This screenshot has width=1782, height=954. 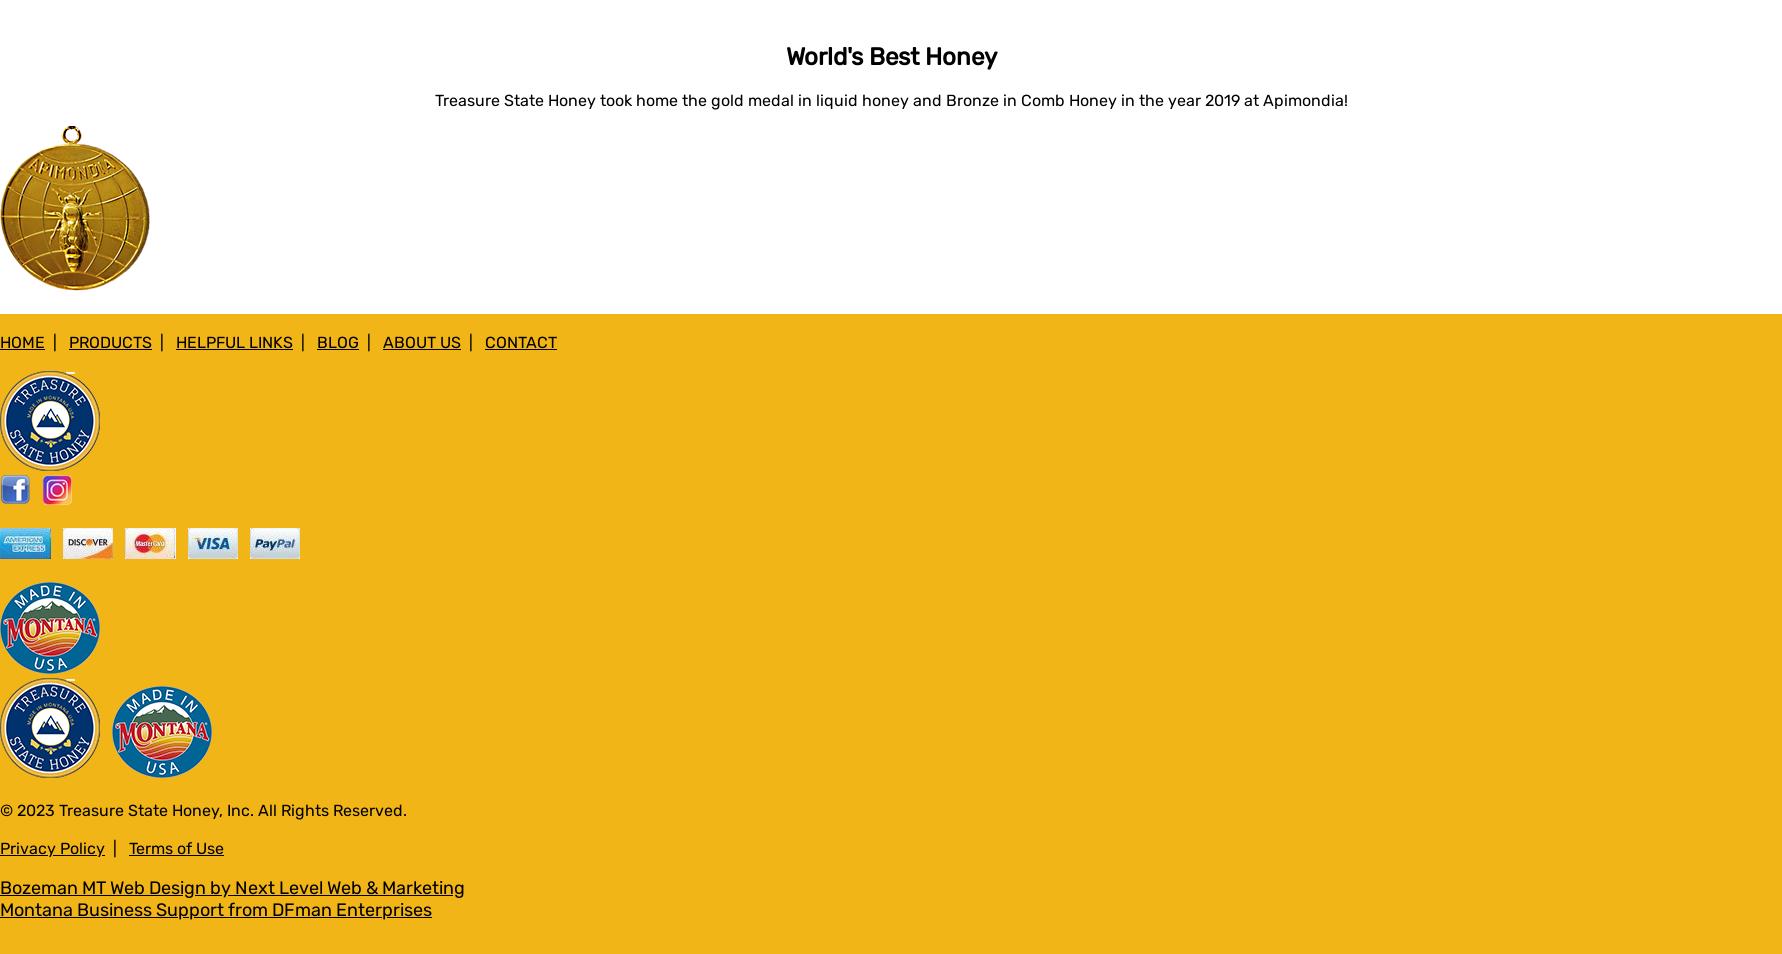 What do you see at coordinates (203, 809) in the screenshot?
I see `'© 2023 Treasure State Honey, Inc. All Rights Reserved.'` at bounding box center [203, 809].